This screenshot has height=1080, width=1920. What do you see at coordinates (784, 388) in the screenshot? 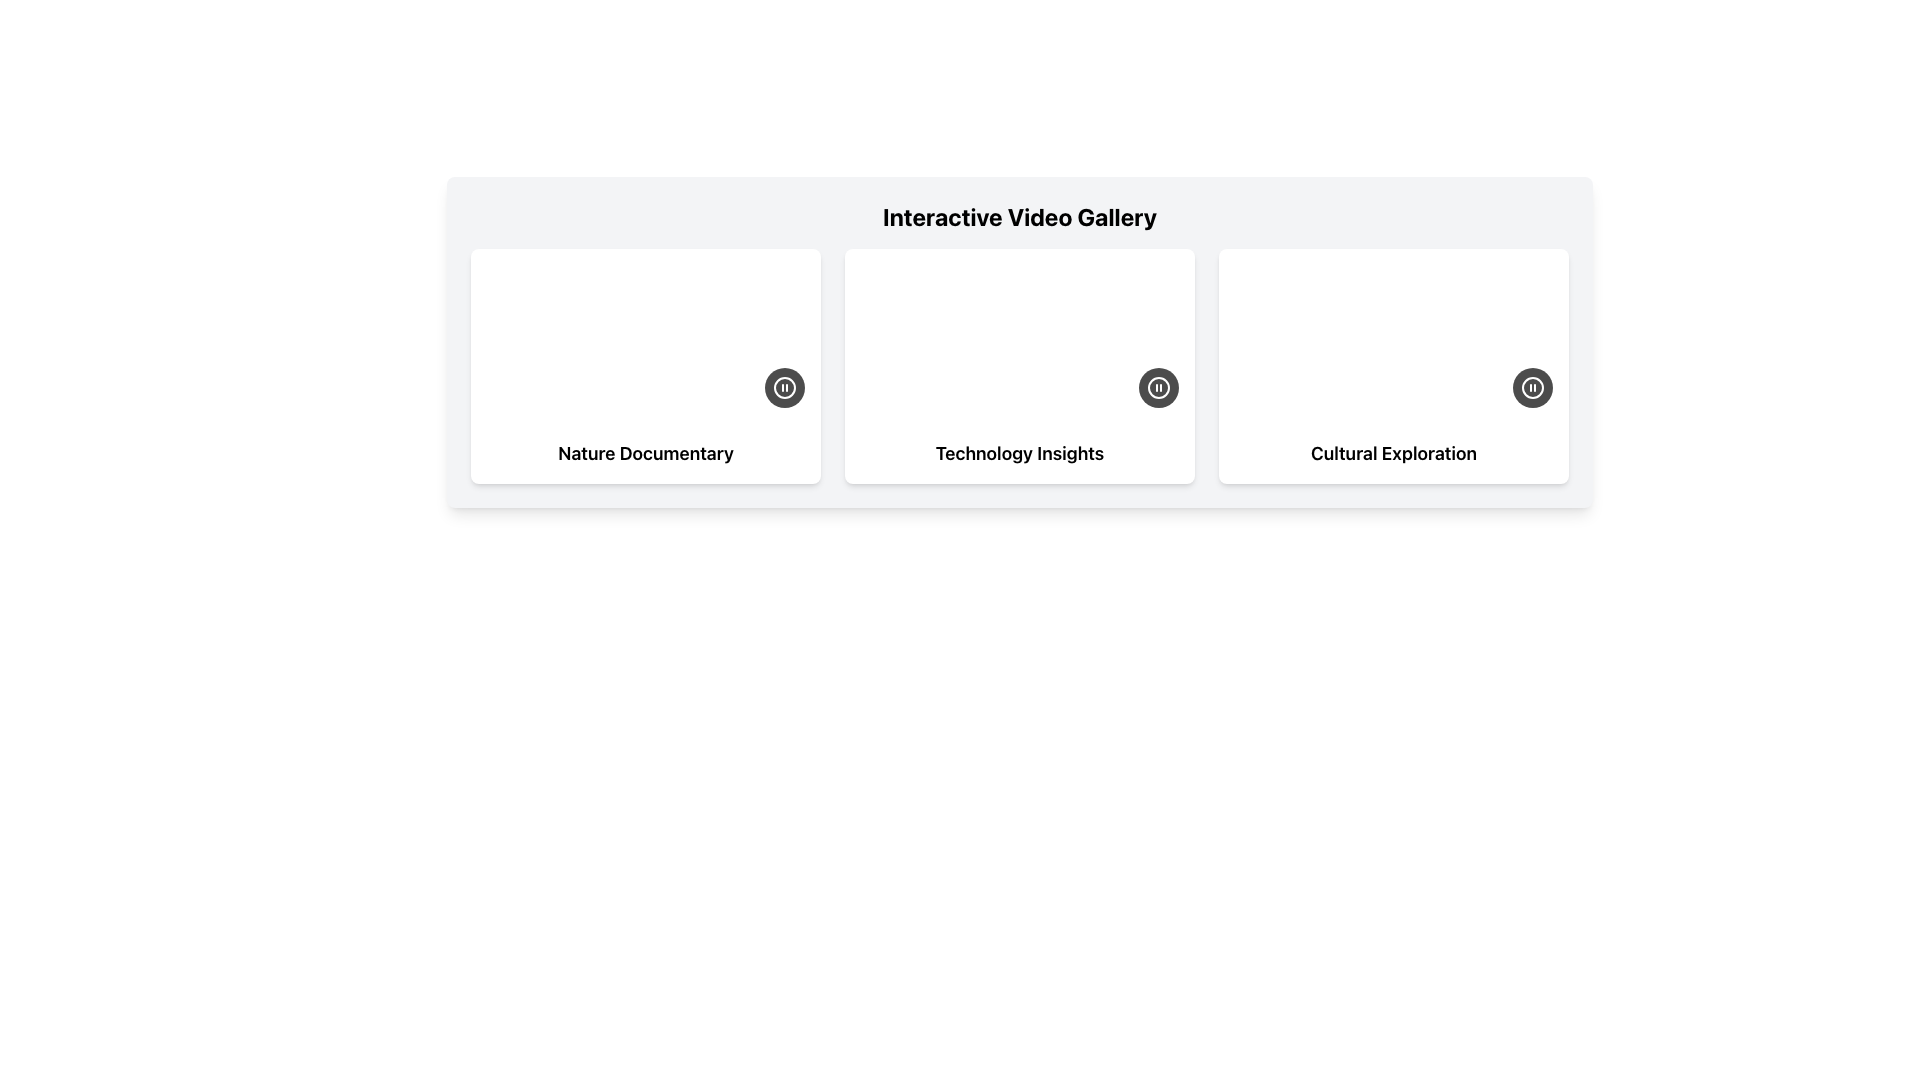
I see `the graphical SVG element represented by a dark filled circle within the button-like icon in the first content card labeled 'Nature Documentary'` at bounding box center [784, 388].